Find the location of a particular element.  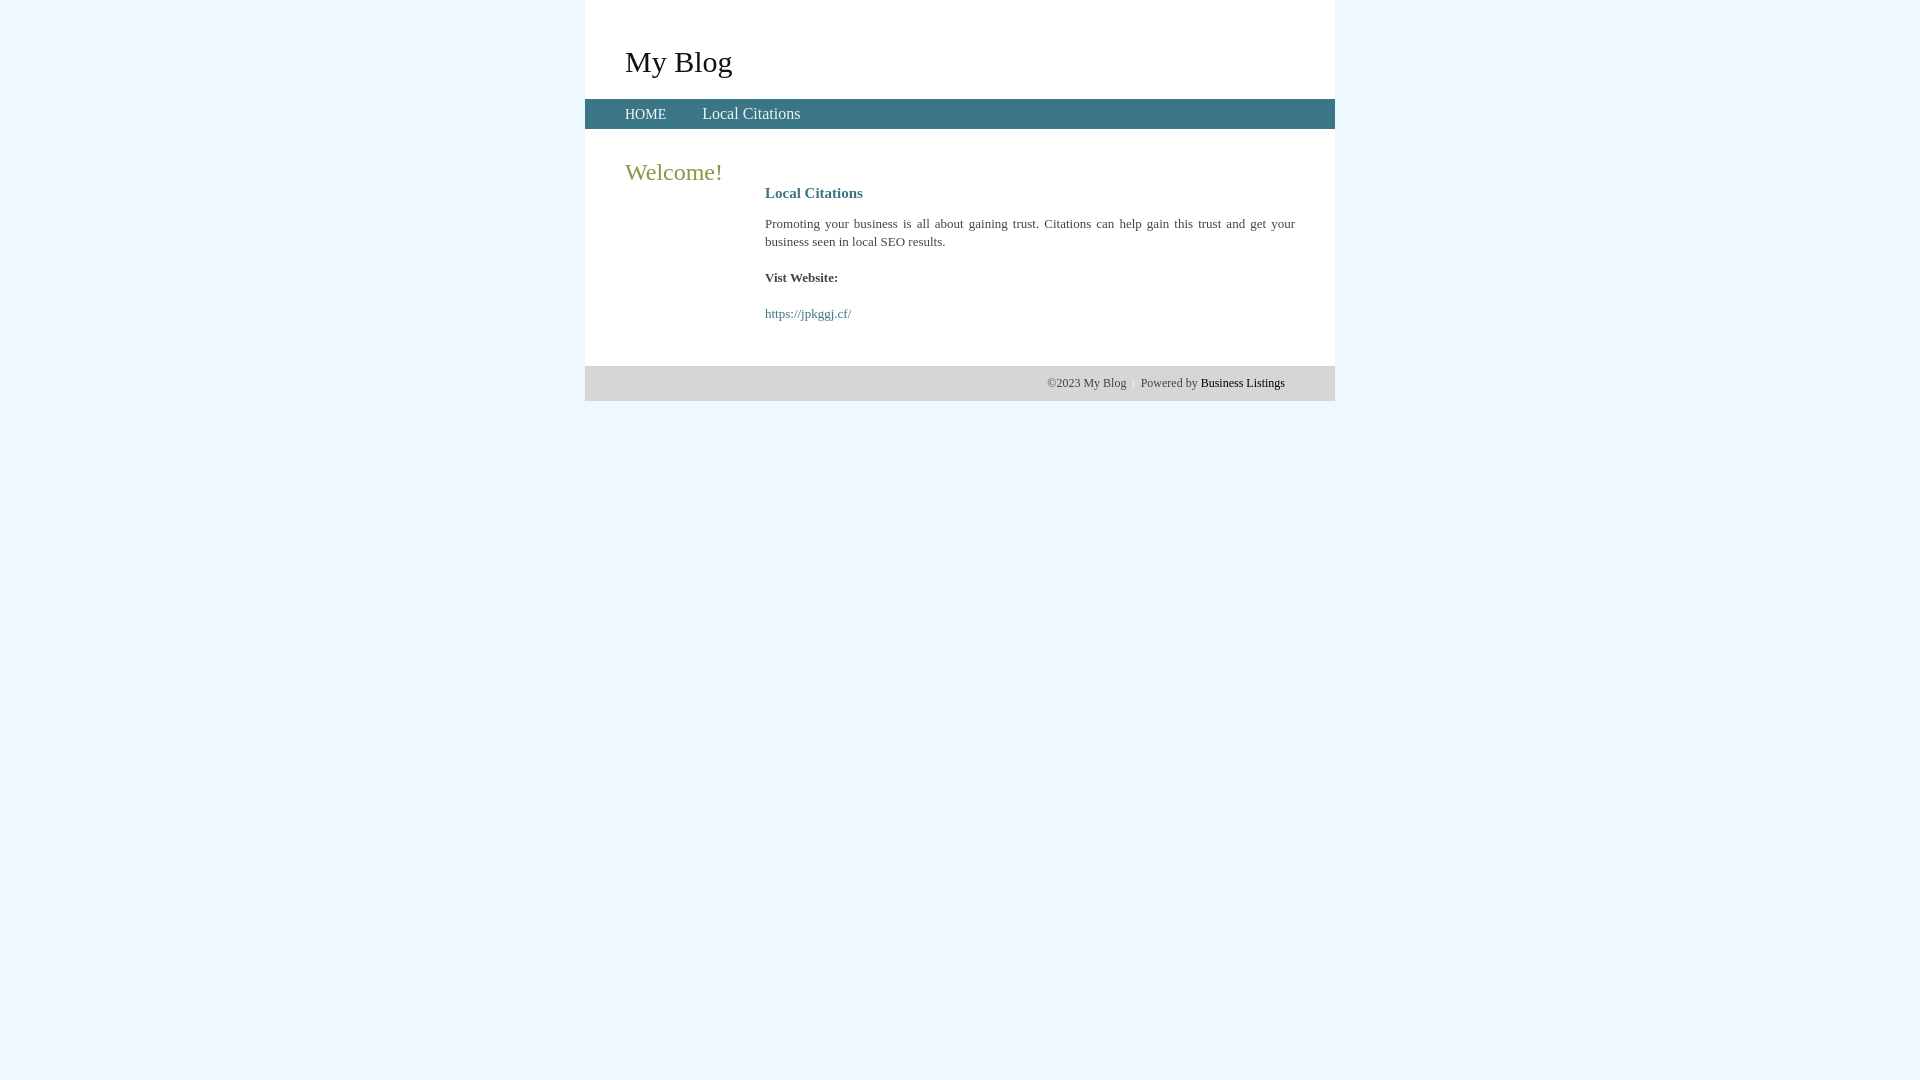

'HOME' is located at coordinates (645, 114).